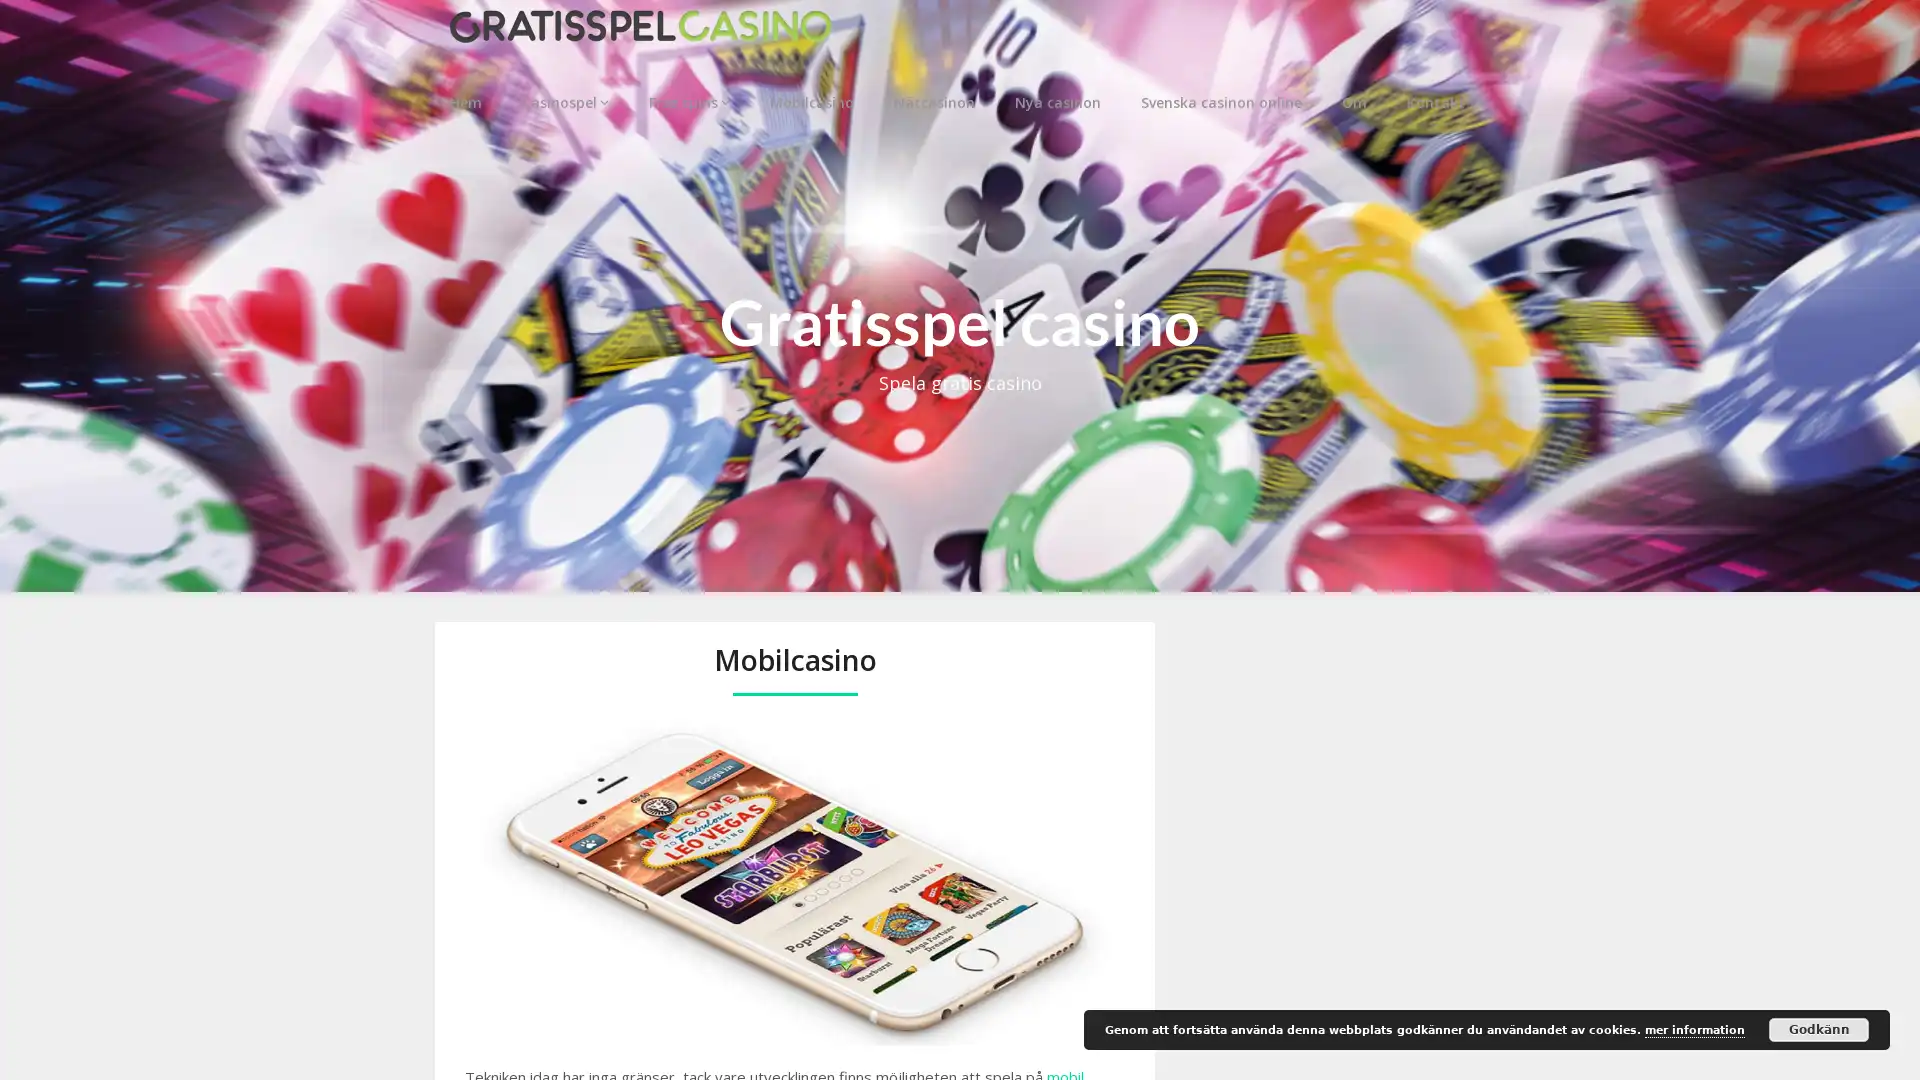 The width and height of the screenshot is (1920, 1080). What do you see at coordinates (1819, 1029) in the screenshot?
I see `Godkann` at bounding box center [1819, 1029].